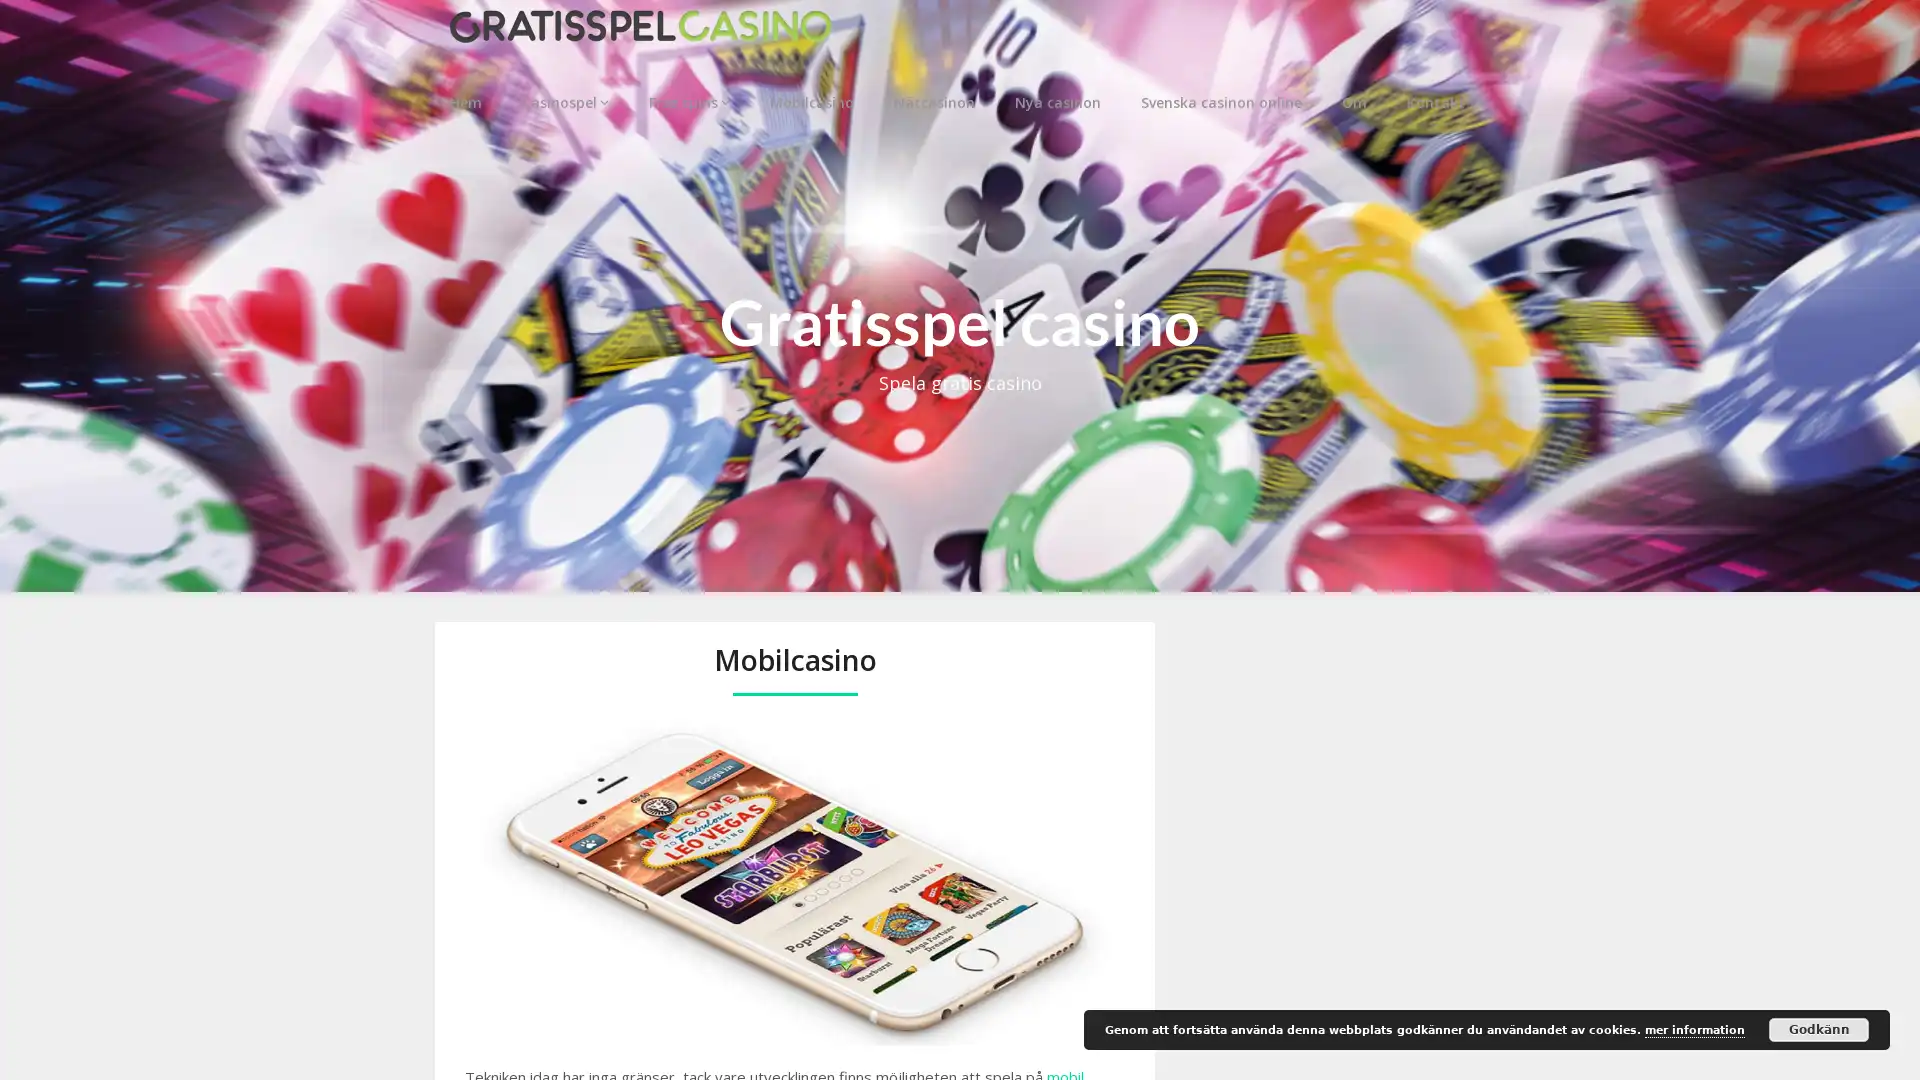 The width and height of the screenshot is (1920, 1080). What do you see at coordinates (1819, 1029) in the screenshot?
I see `Godkann` at bounding box center [1819, 1029].